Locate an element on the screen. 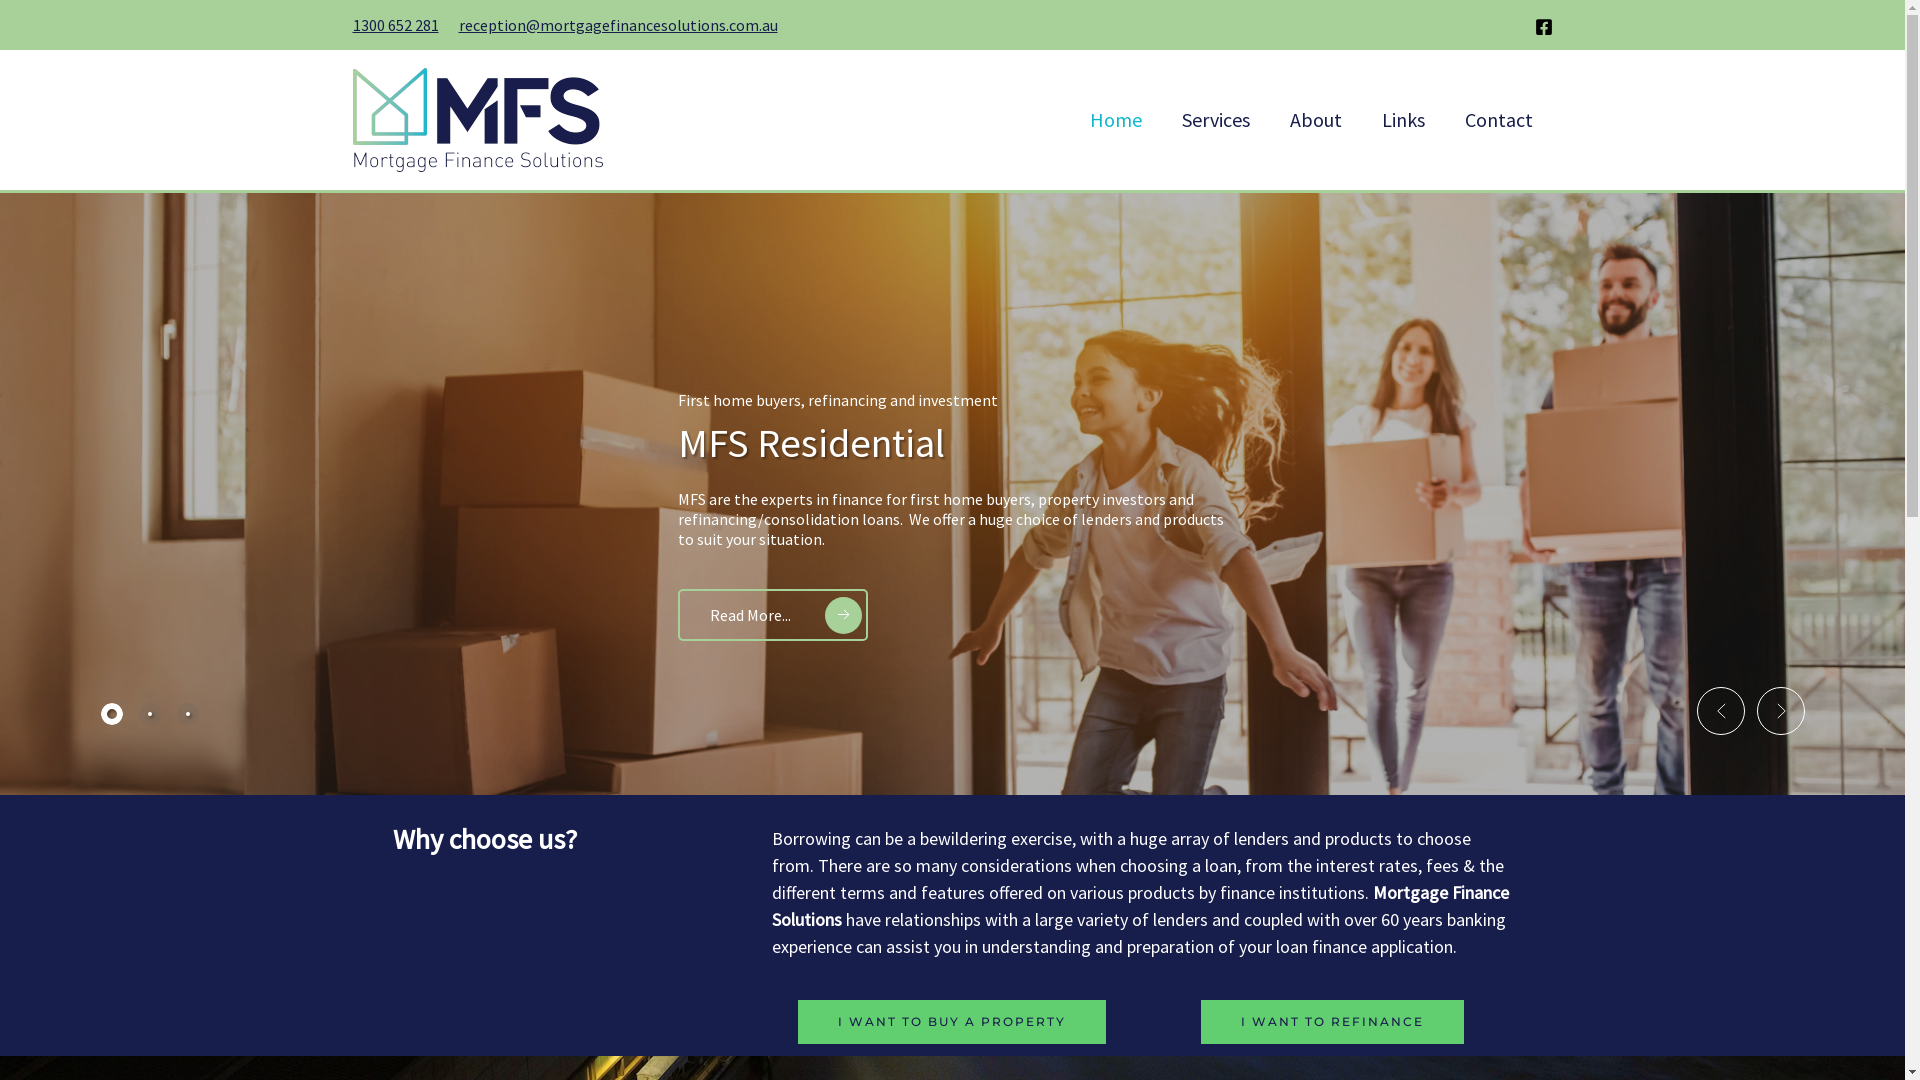 The width and height of the screenshot is (1920, 1080). 'I WANT TO REFINANCE' is located at coordinates (1332, 1022).